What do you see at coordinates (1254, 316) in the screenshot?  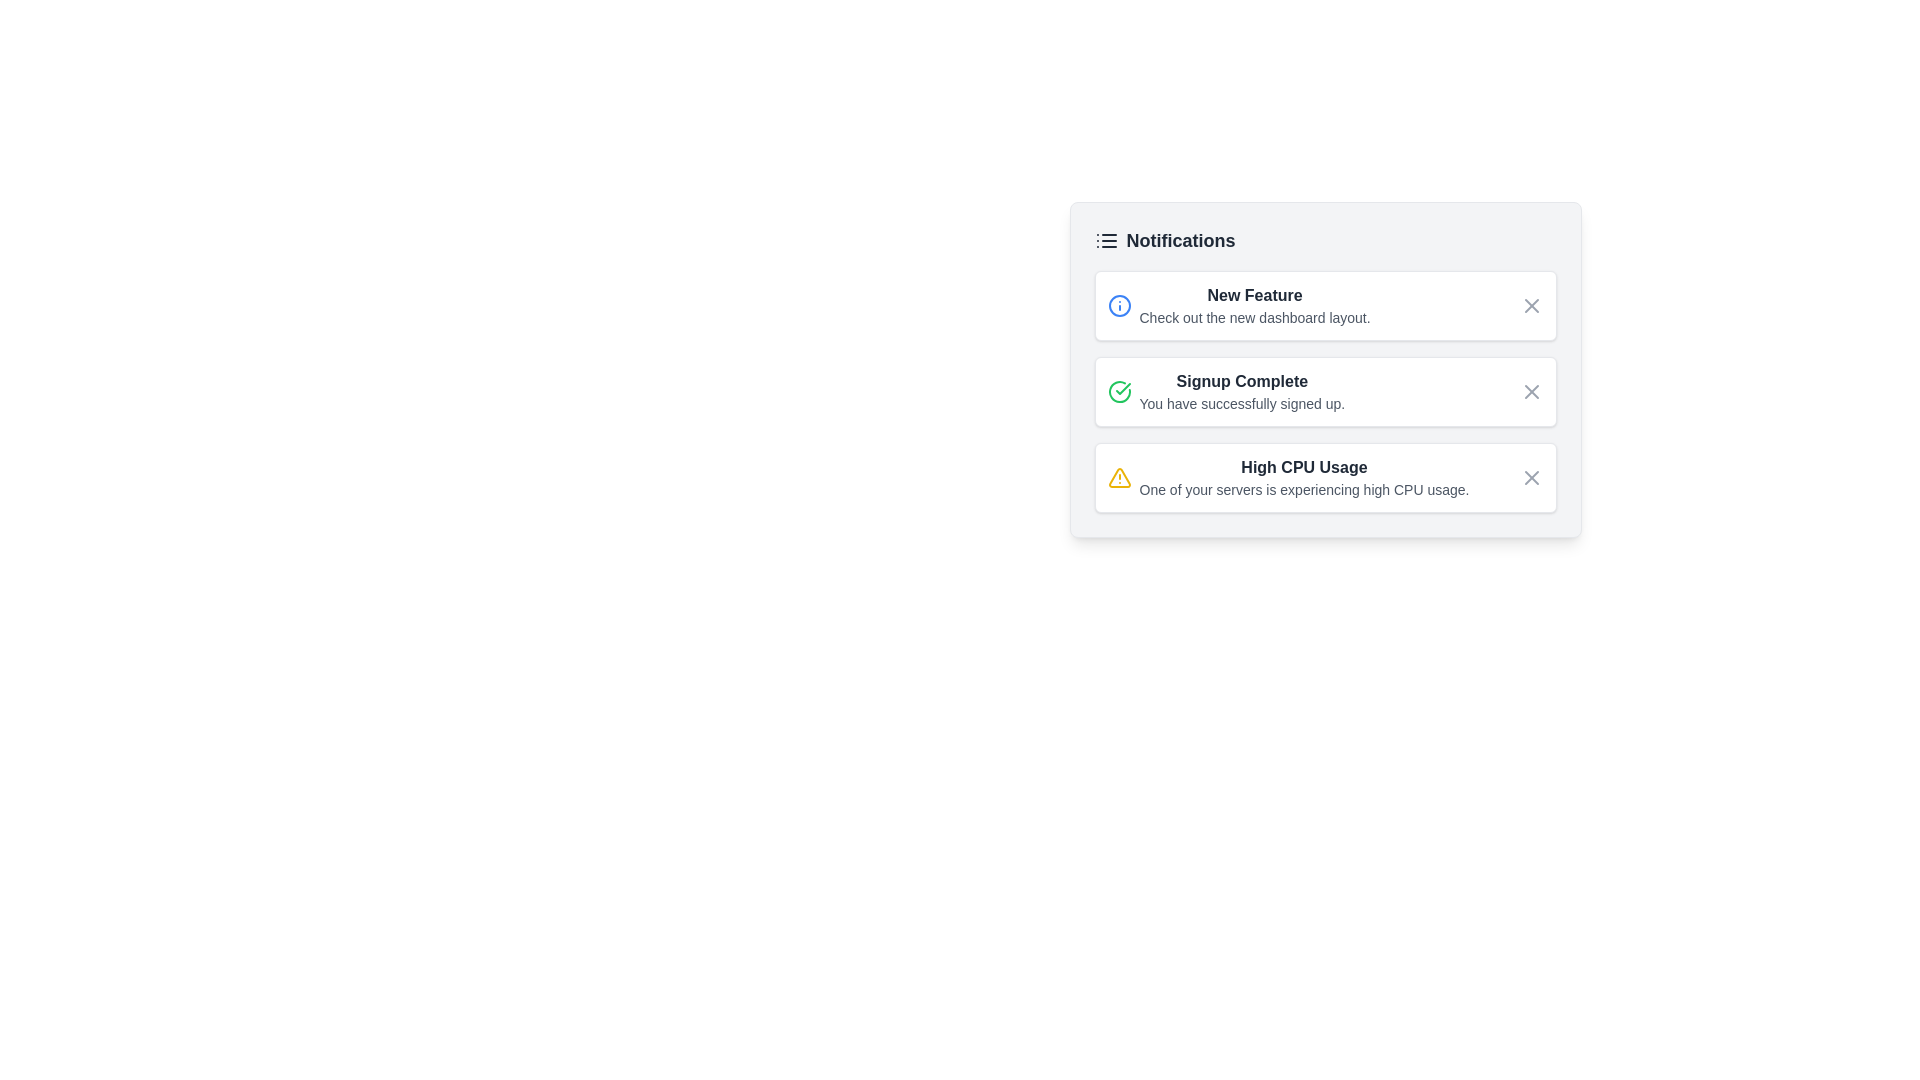 I see `the text label reading 'Check out the new dashboard layout' which is styled in a smaller gray font and positioned below the heading 'New Feature' within the notification card` at bounding box center [1254, 316].